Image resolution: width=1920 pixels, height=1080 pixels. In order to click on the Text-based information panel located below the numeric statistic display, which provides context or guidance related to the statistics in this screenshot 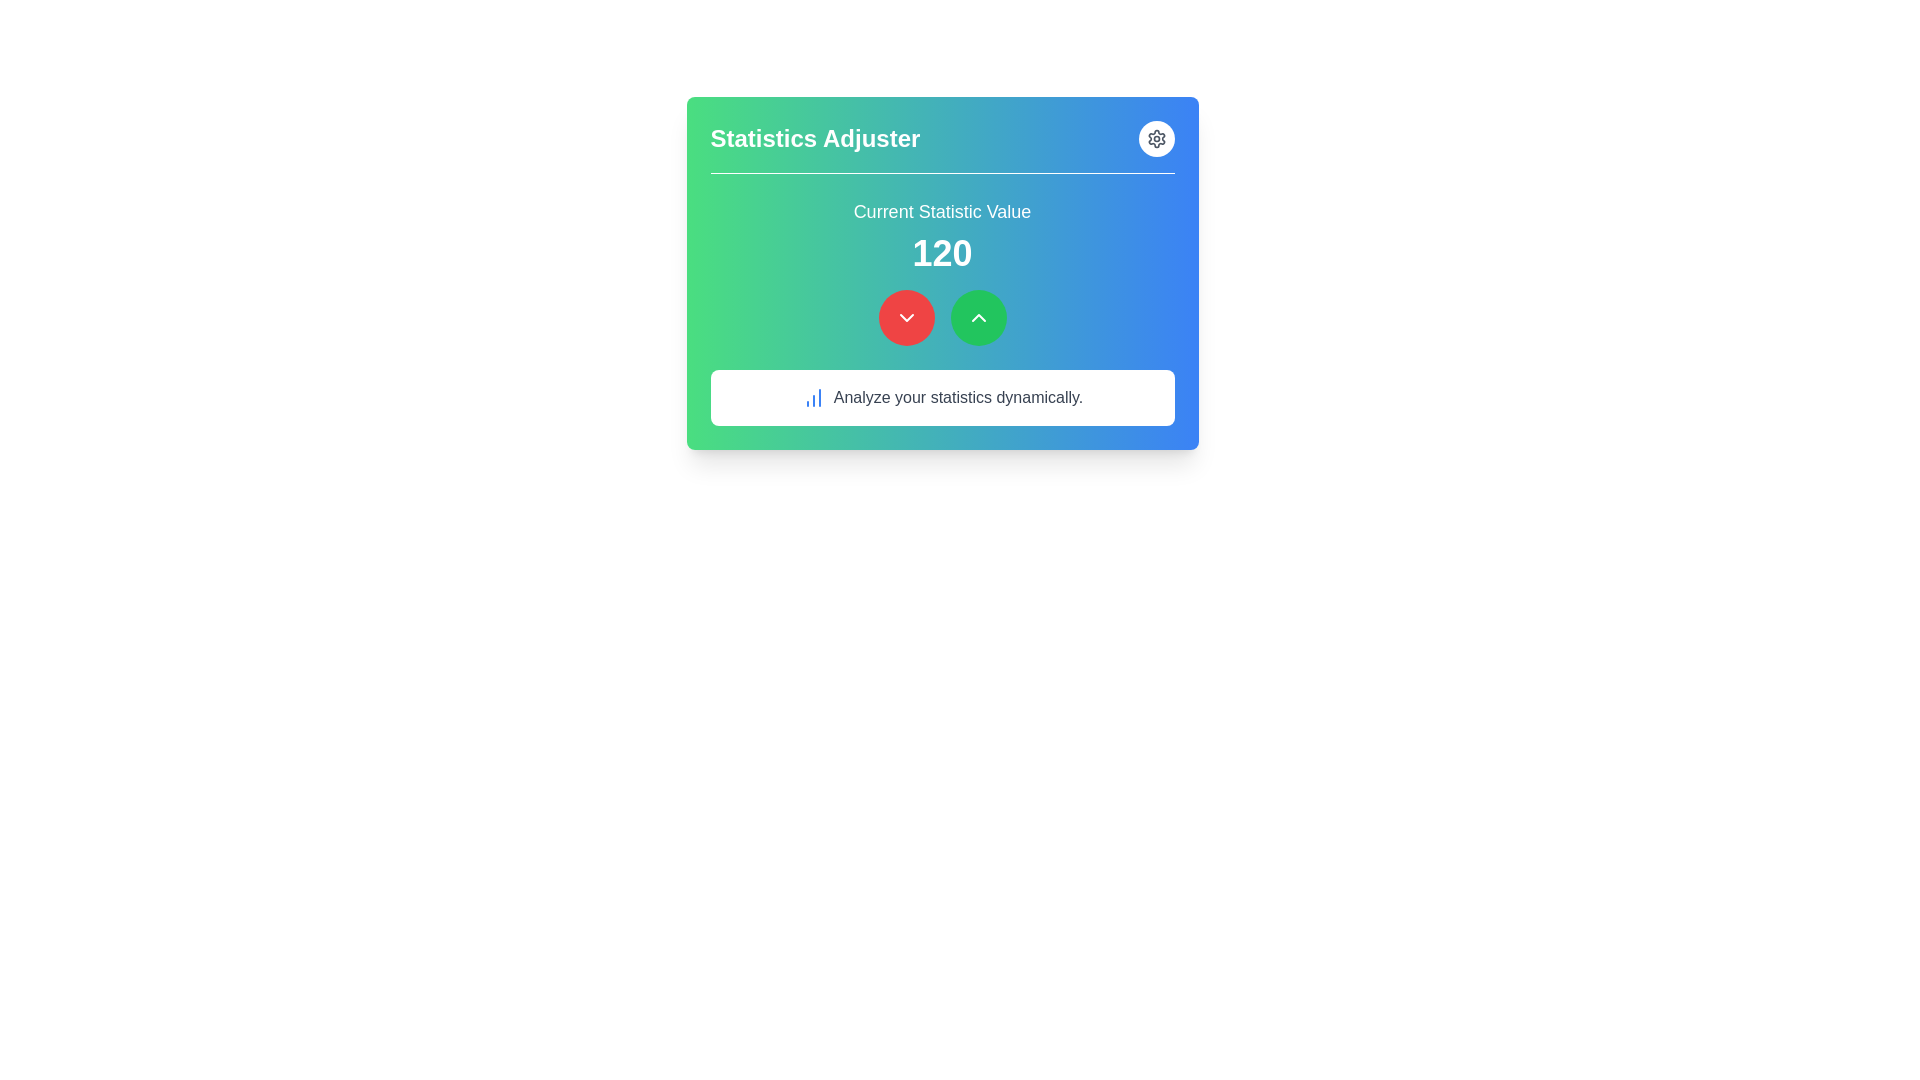, I will do `click(941, 397)`.